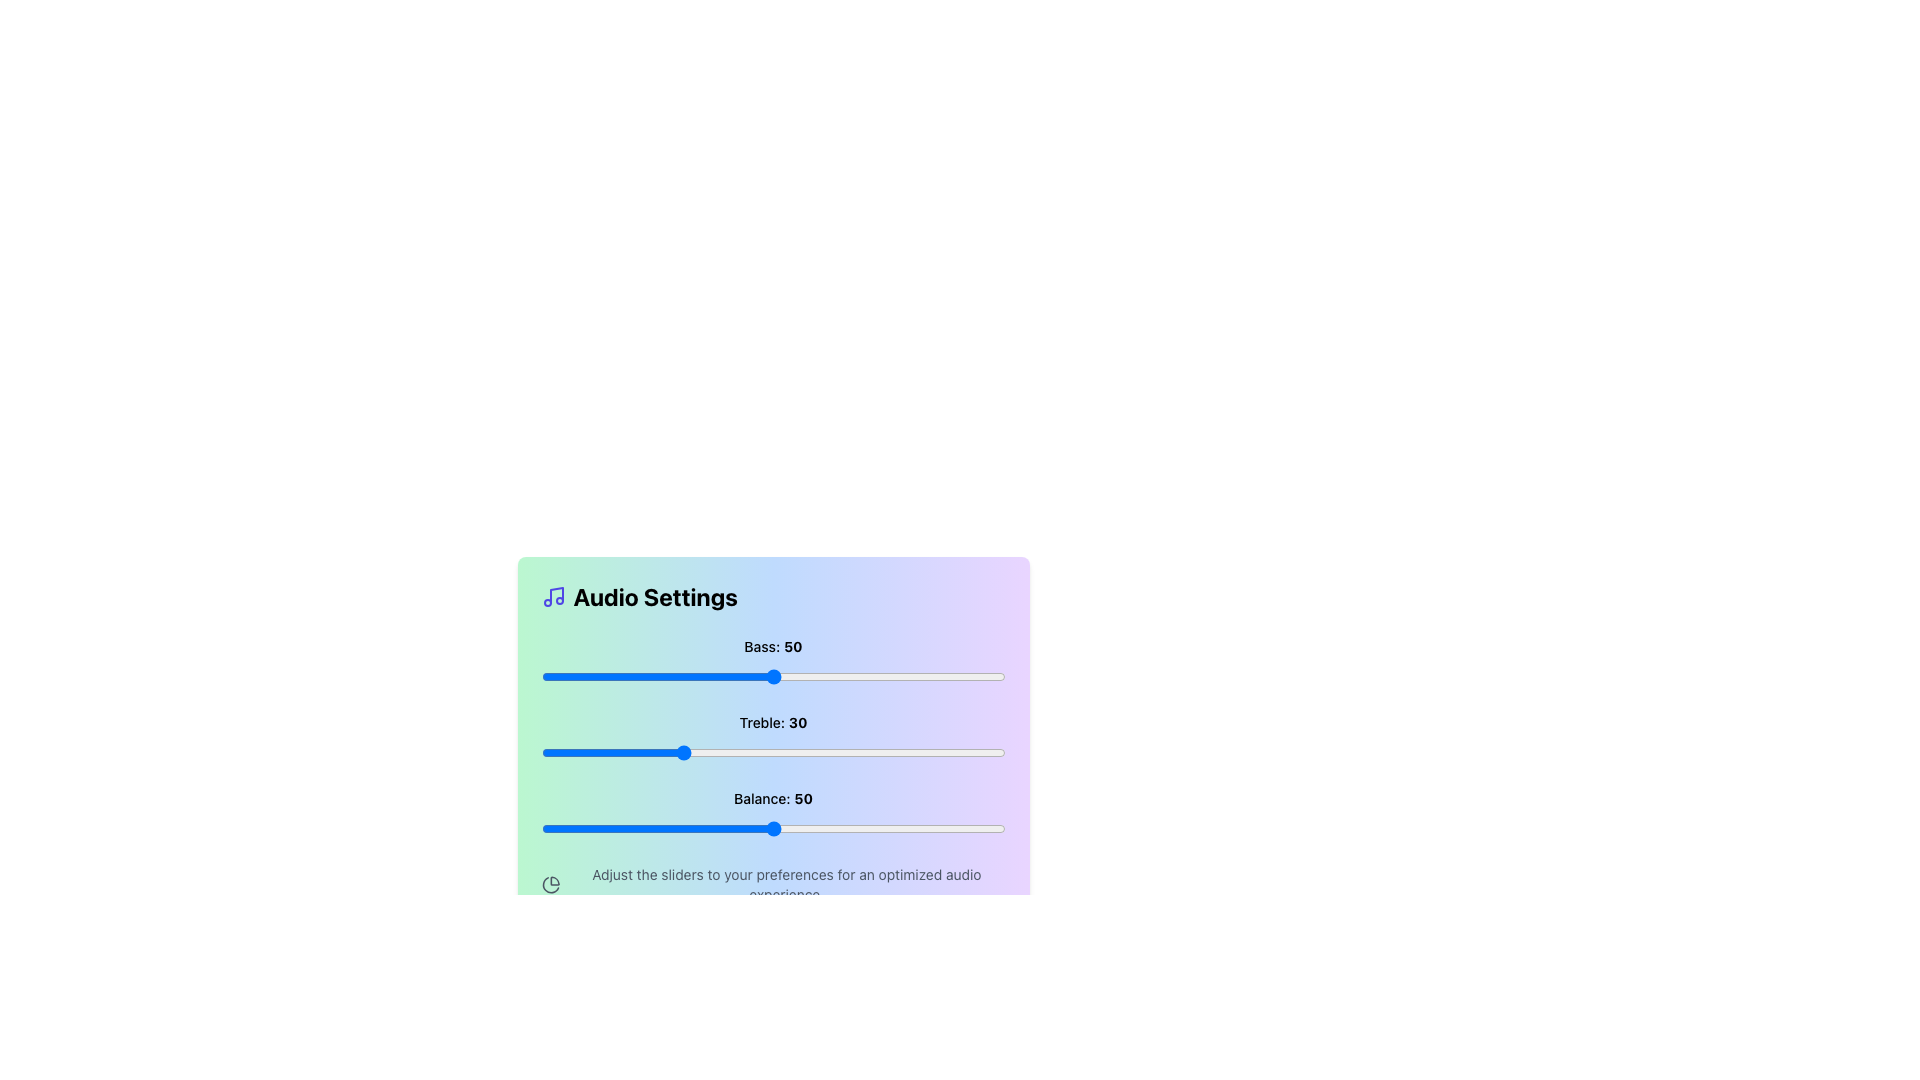  What do you see at coordinates (721, 829) in the screenshot?
I see `balance` at bounding box center [721, 829].